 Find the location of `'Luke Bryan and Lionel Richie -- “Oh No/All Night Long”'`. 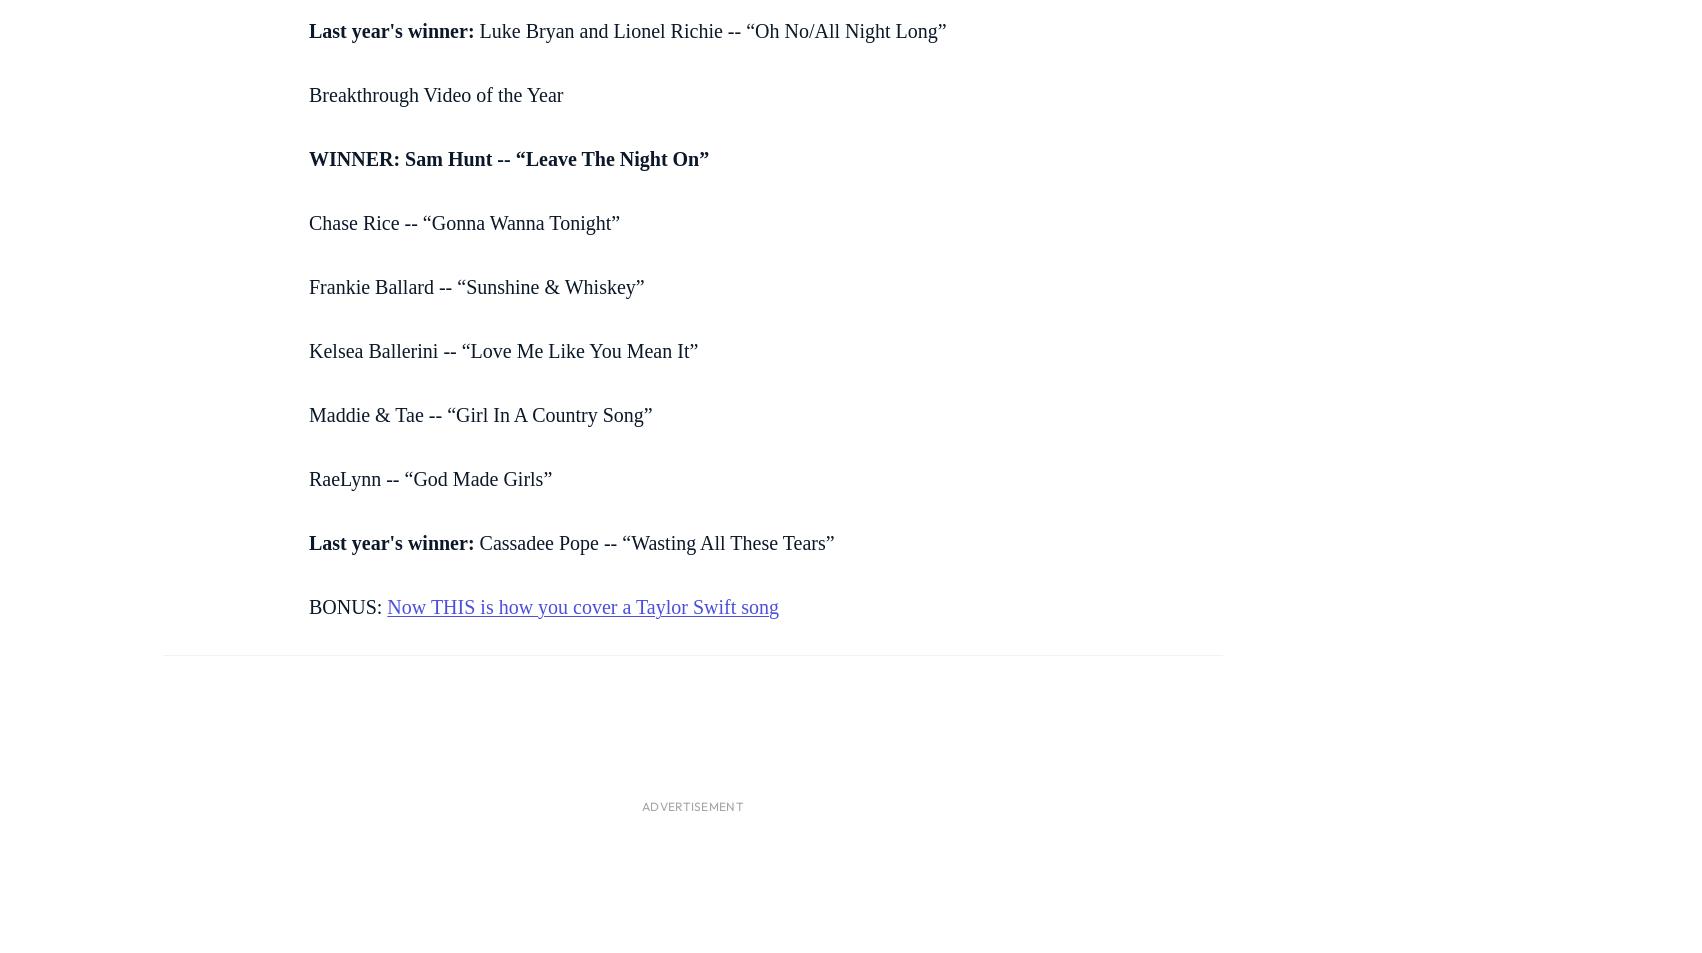

'Luke Bryan and Lionel Richie -- “Oh No/All Night Long”' is located at coordinates (709, 29).